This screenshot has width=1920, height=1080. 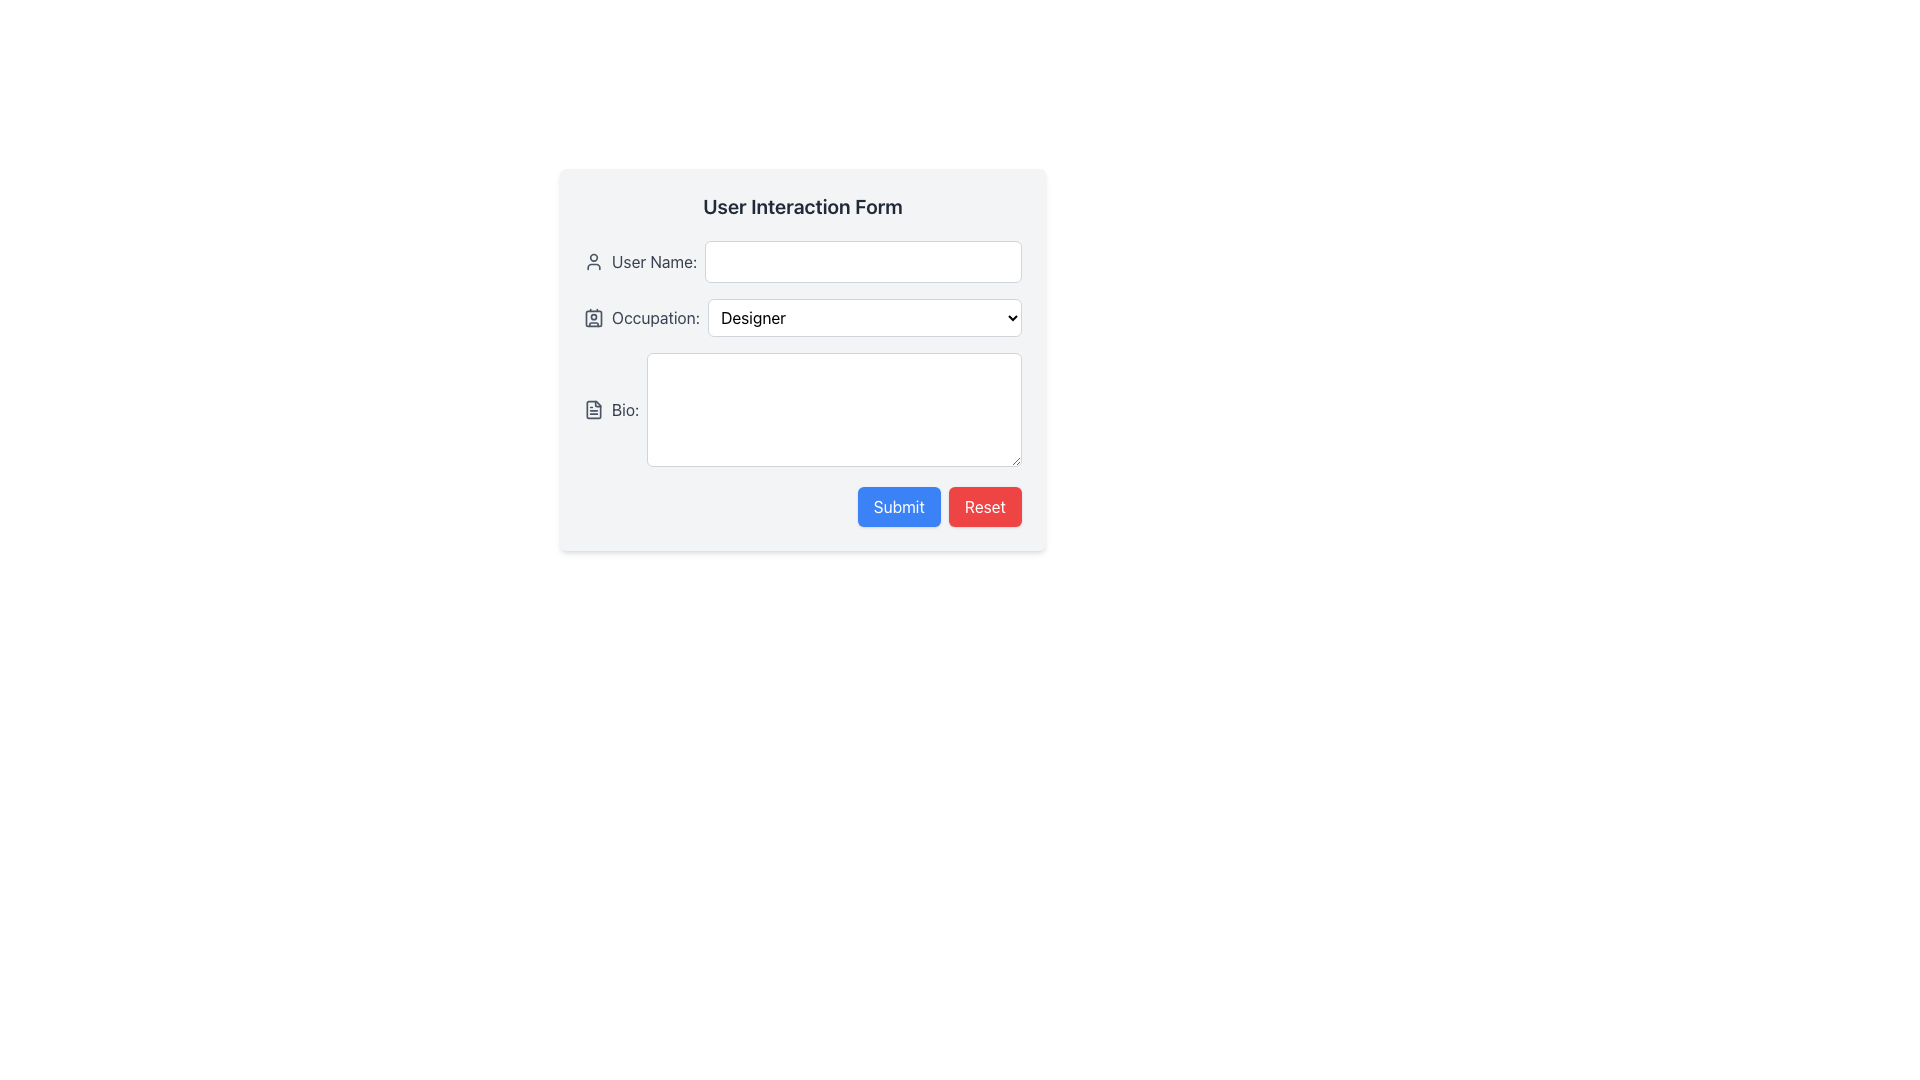 What do you see at coordinates (624, 408) in the screenshot?
I see `the Text Label for the biography input field located above the multiline text box in the Bio section of the user interaction form` at bounding box center [624, 408].